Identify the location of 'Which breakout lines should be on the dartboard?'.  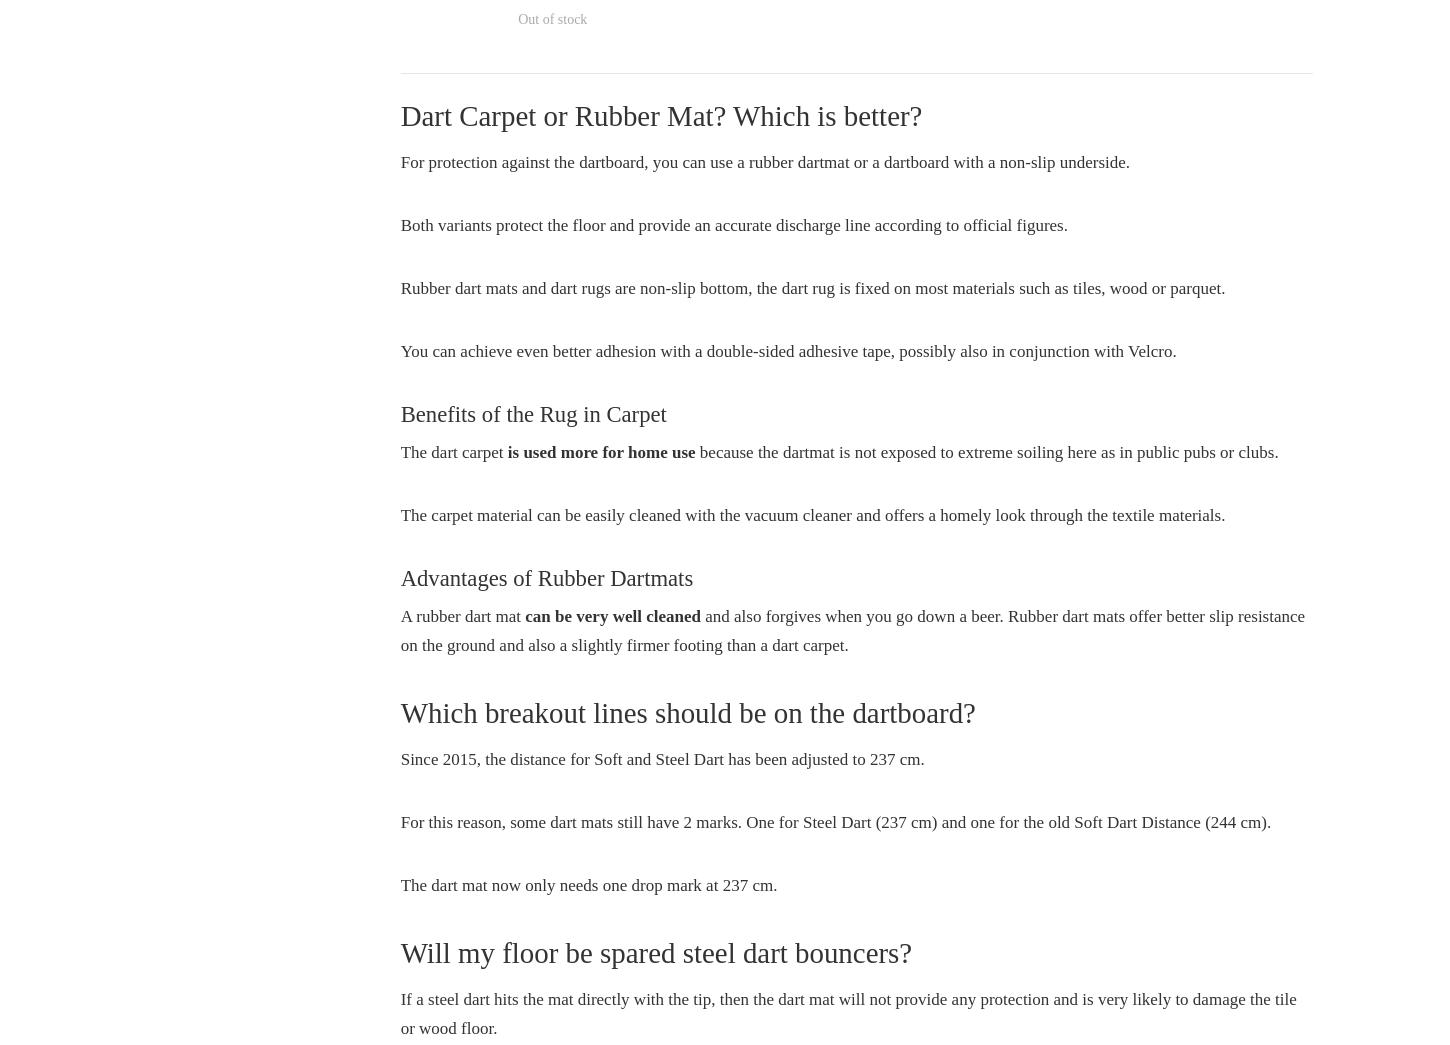
(686, 710).